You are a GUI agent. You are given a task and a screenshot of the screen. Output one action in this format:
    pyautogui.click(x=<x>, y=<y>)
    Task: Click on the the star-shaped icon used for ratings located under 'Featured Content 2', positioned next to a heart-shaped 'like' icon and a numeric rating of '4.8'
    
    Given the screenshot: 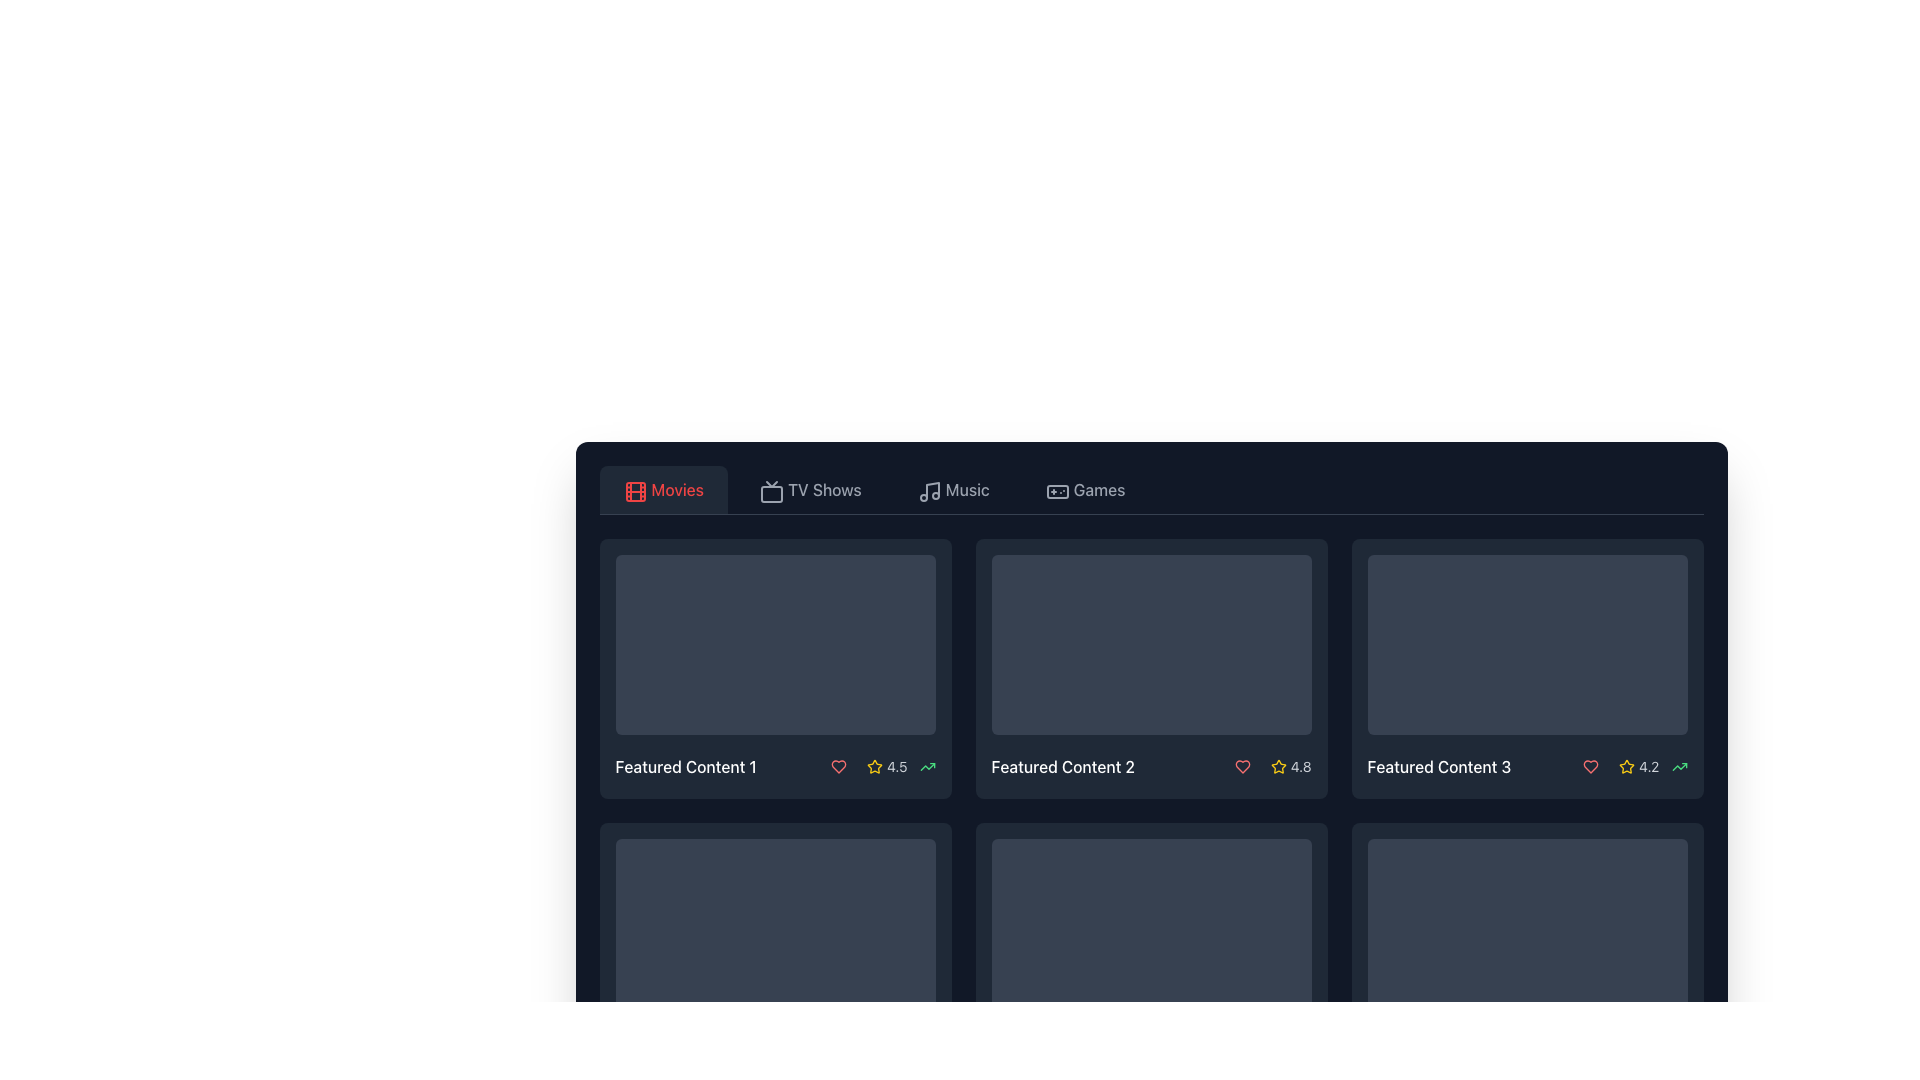 What is the action you would take?
    pyautogui.click(x=1277, y=765)
    